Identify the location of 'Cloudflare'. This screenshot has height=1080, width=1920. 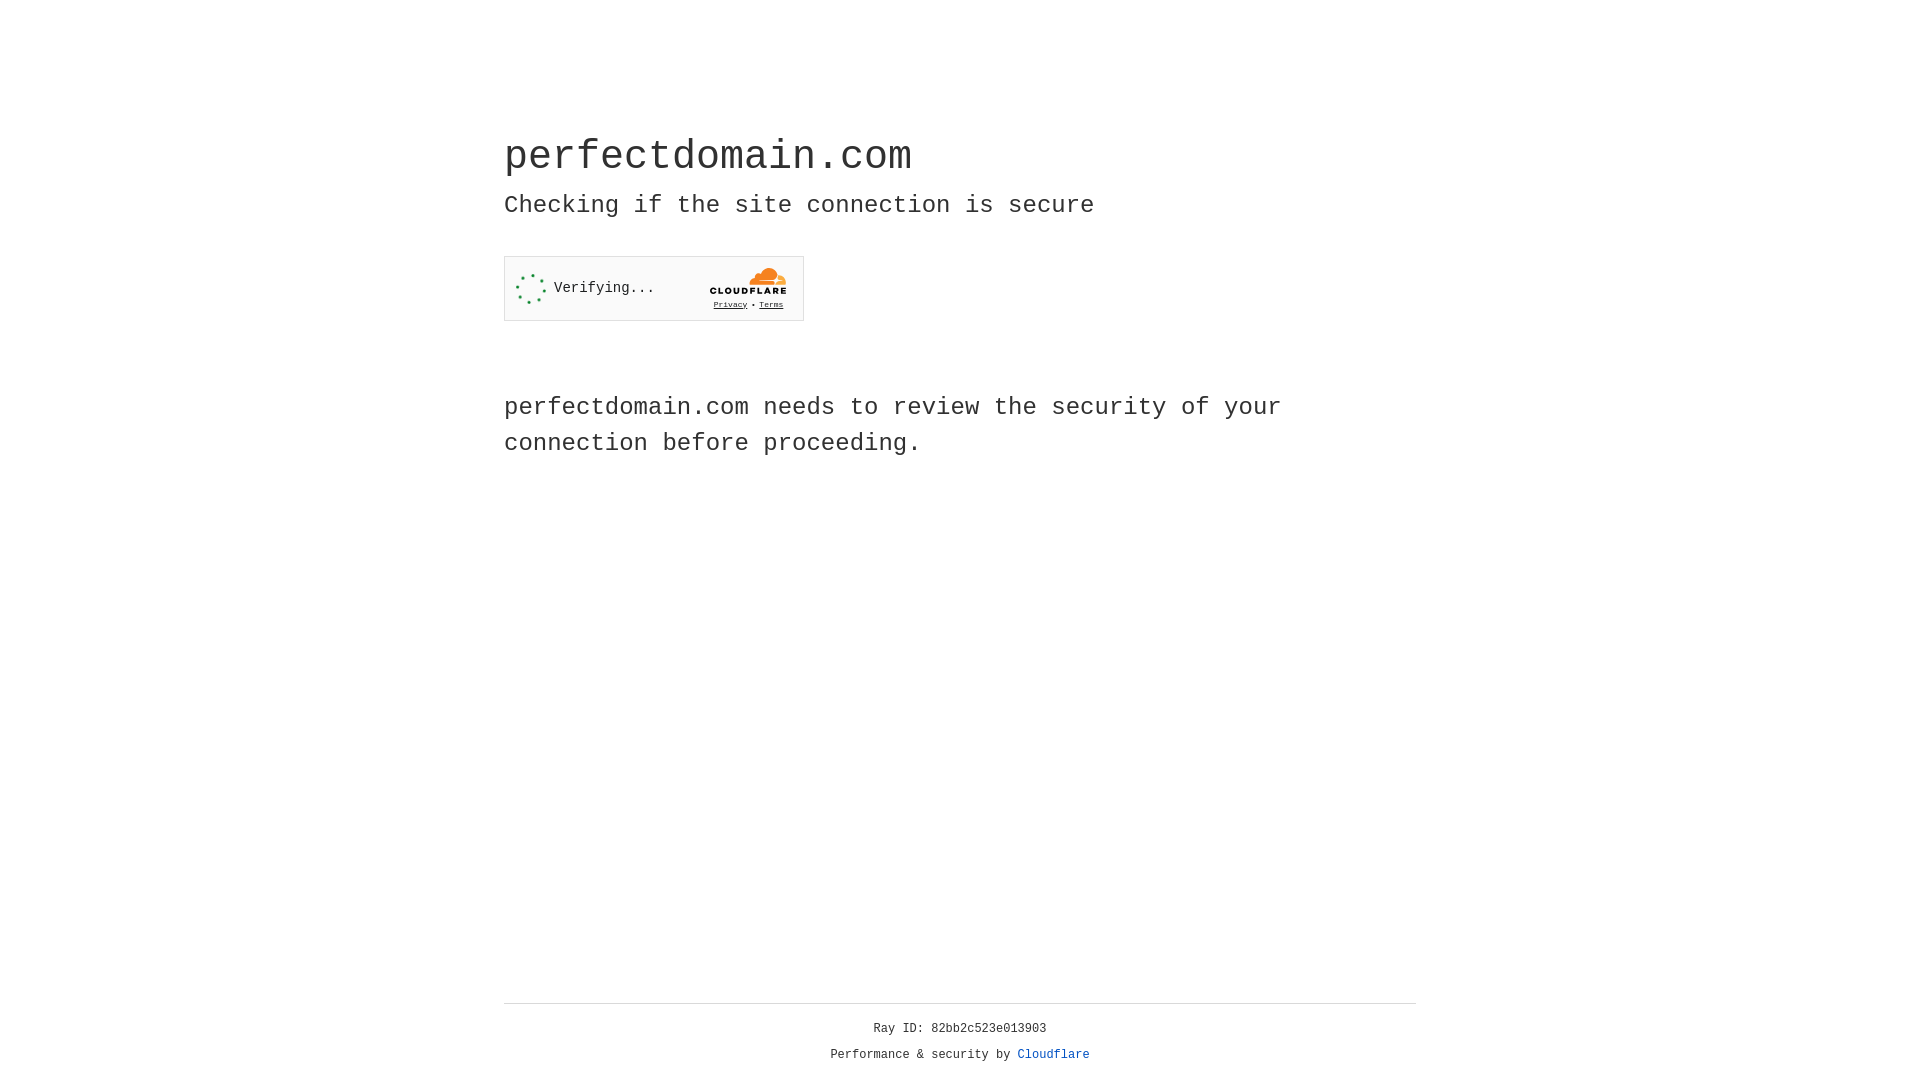
(1053, 1054).